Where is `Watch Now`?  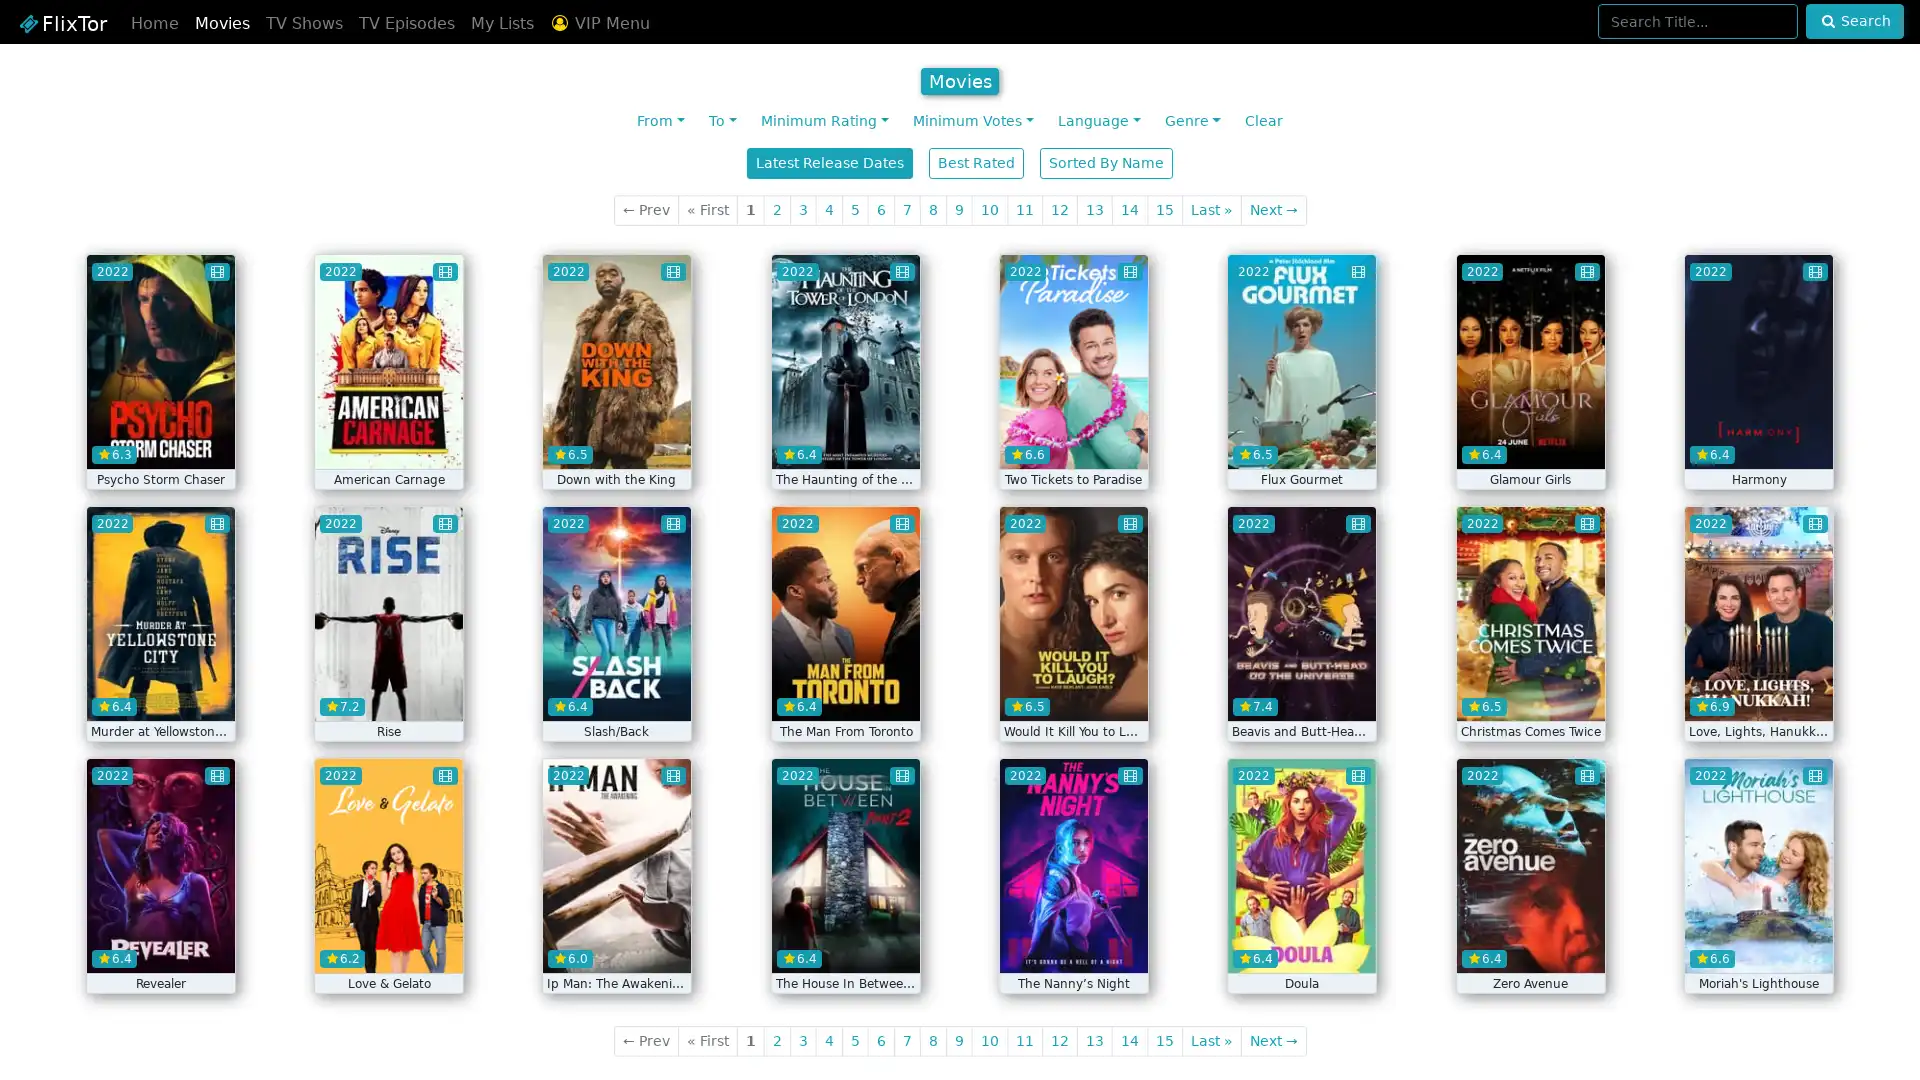 Watch Now is located at coordinates (1301, 690).